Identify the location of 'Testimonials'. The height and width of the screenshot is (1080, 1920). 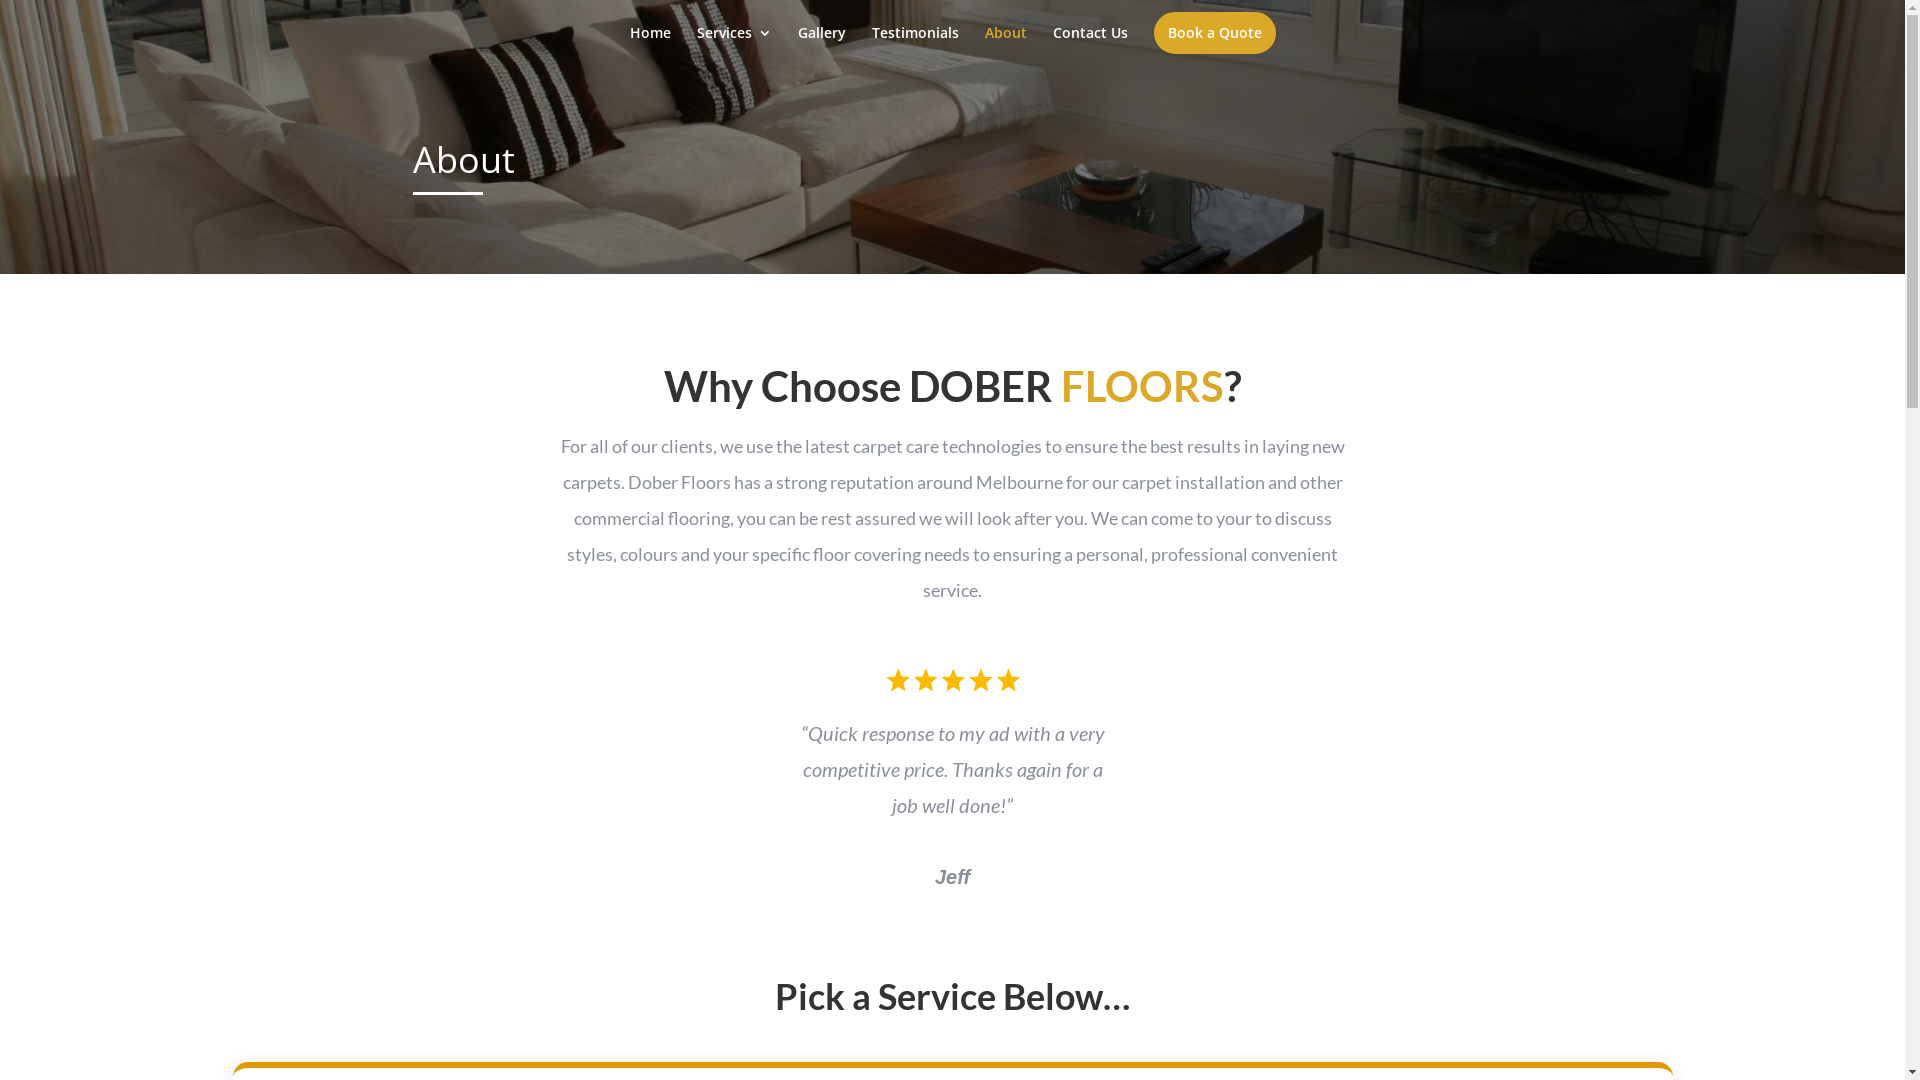
(914, 45).